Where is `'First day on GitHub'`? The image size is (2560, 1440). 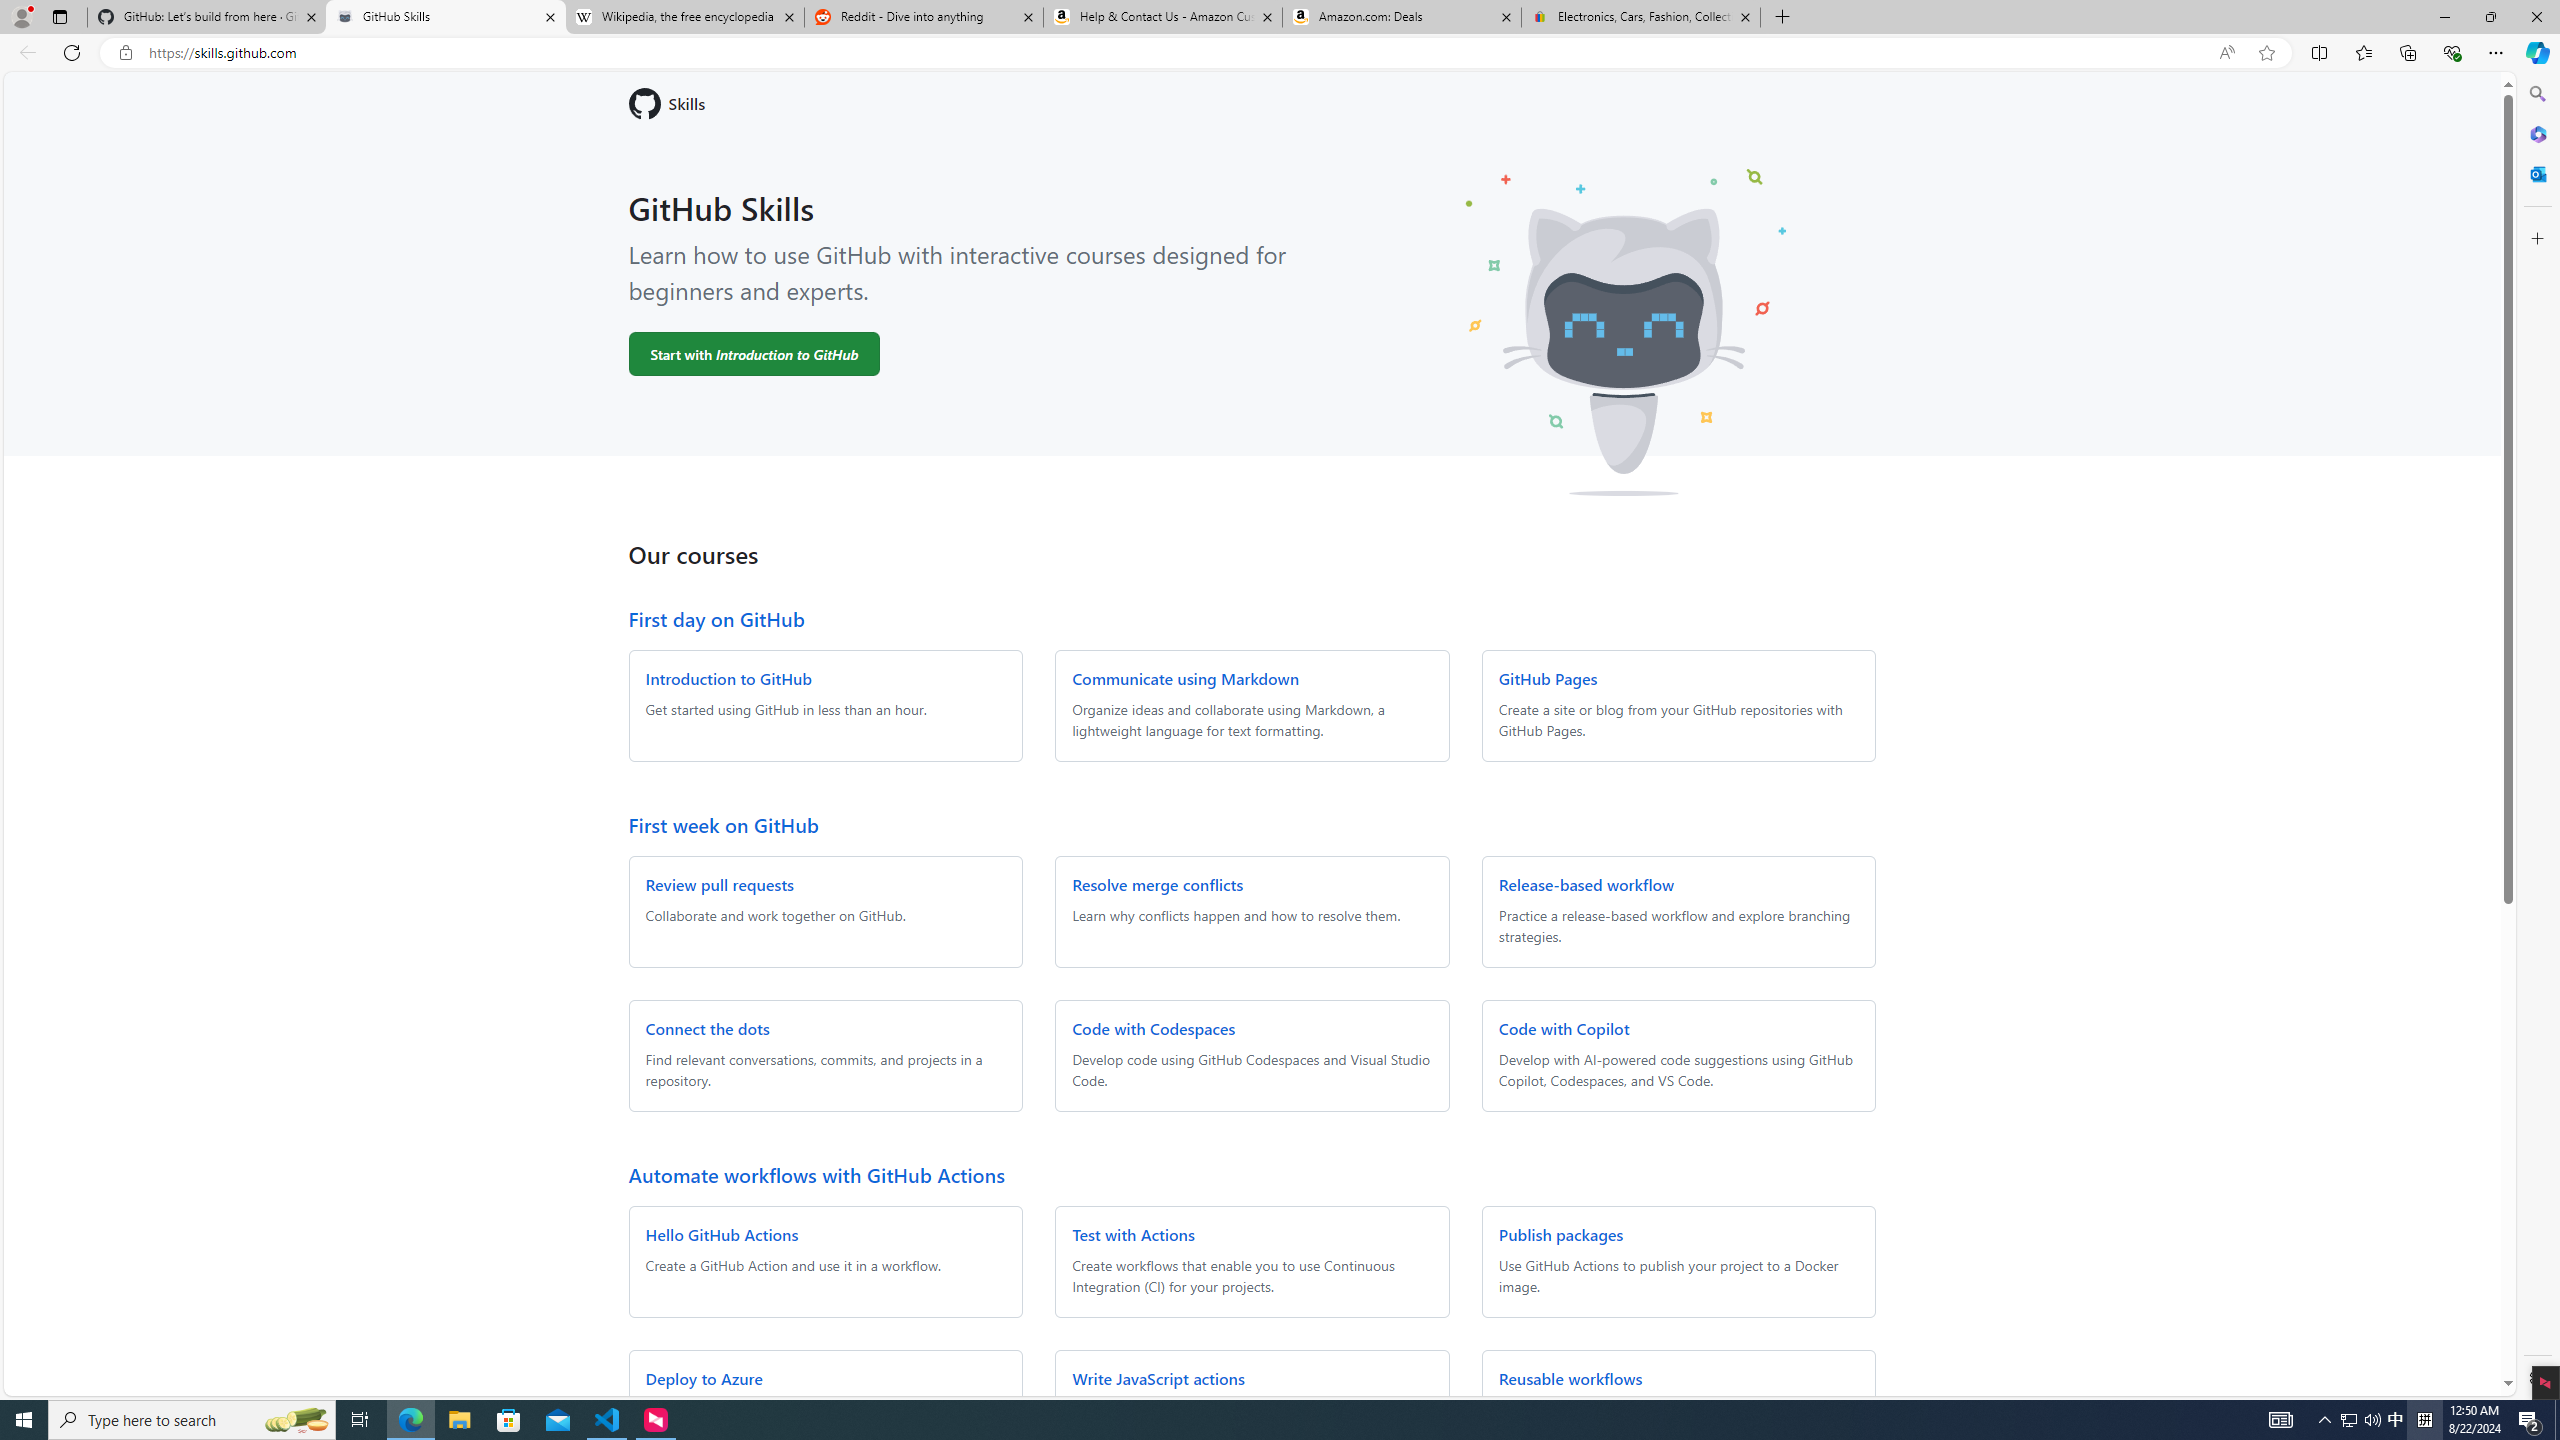
'First day on GitHub' is located at coordinates (714, 617).